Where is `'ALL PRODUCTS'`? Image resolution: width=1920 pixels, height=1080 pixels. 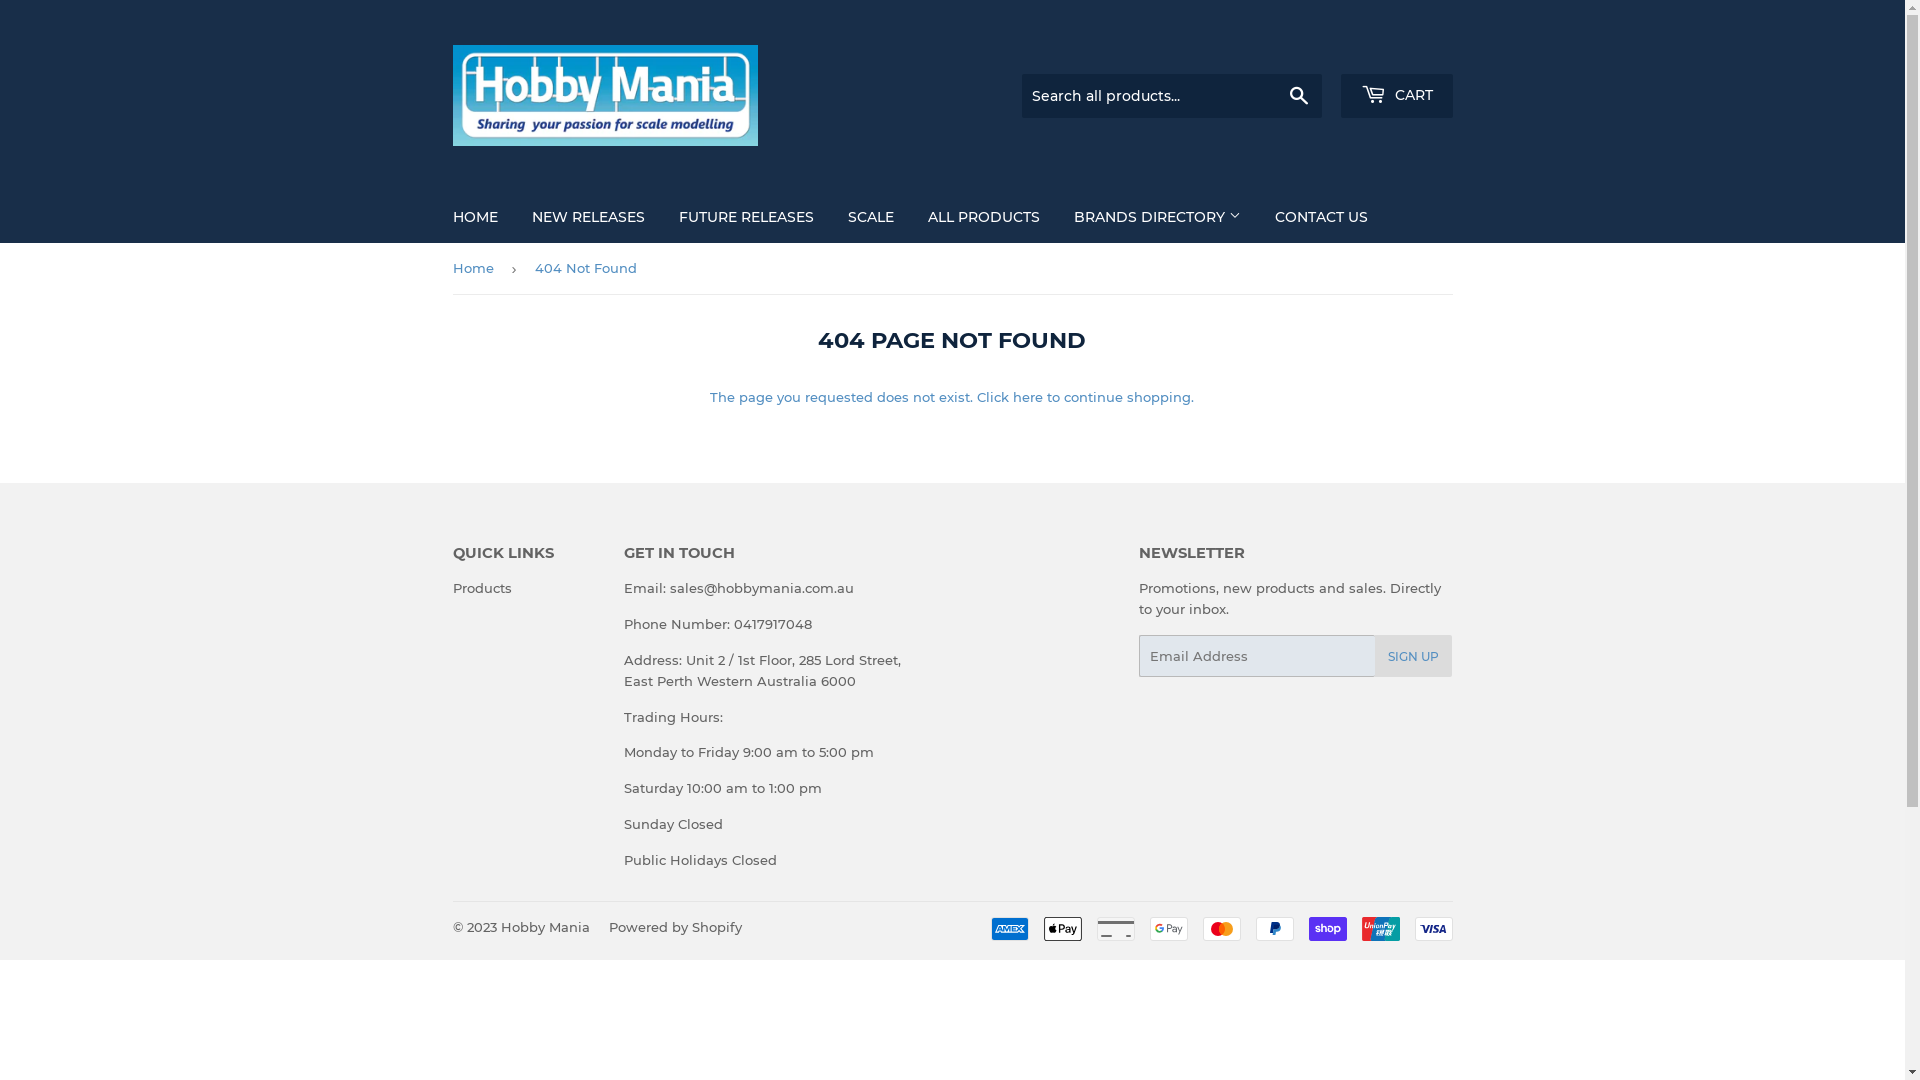
'ALL PRODUCTS' is located at coordinates (911, 216).